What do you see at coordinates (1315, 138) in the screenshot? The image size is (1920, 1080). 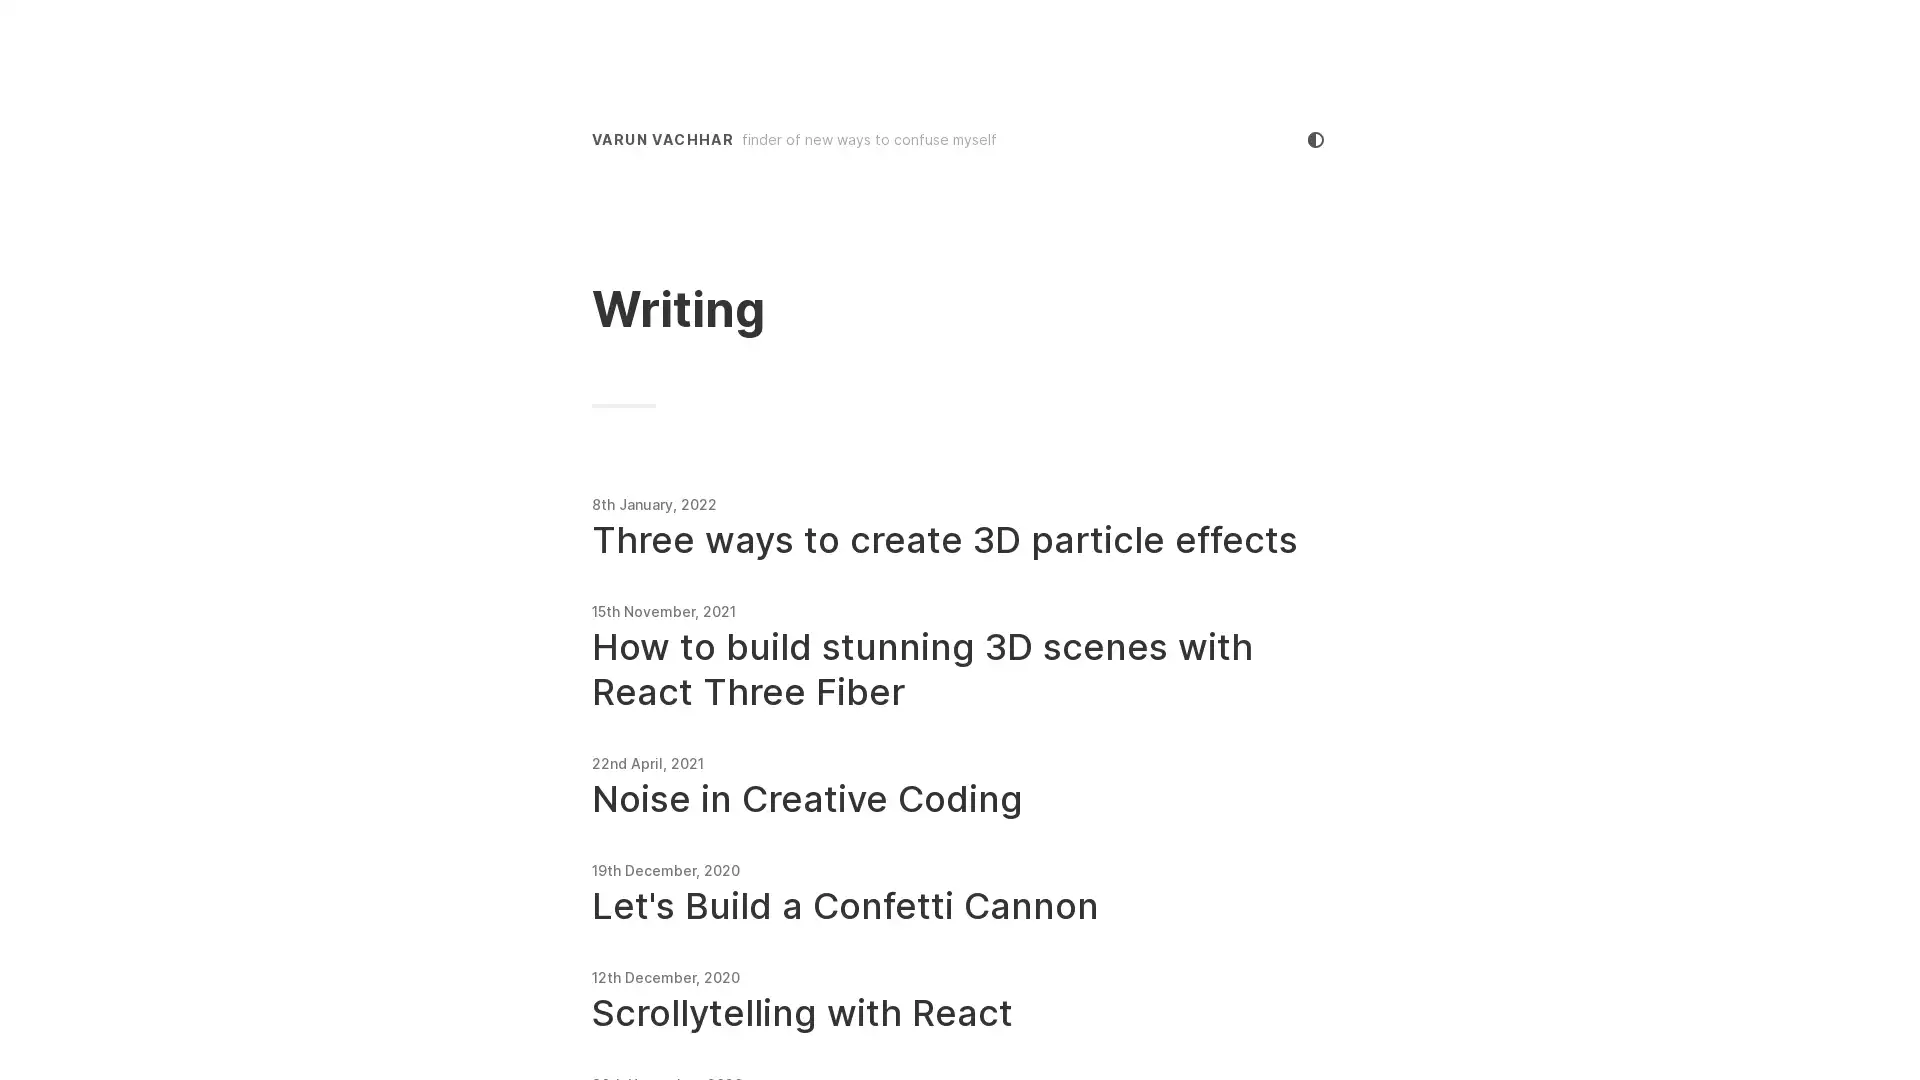 I see `cycle colour mode` at bounding box center [1315, 138].